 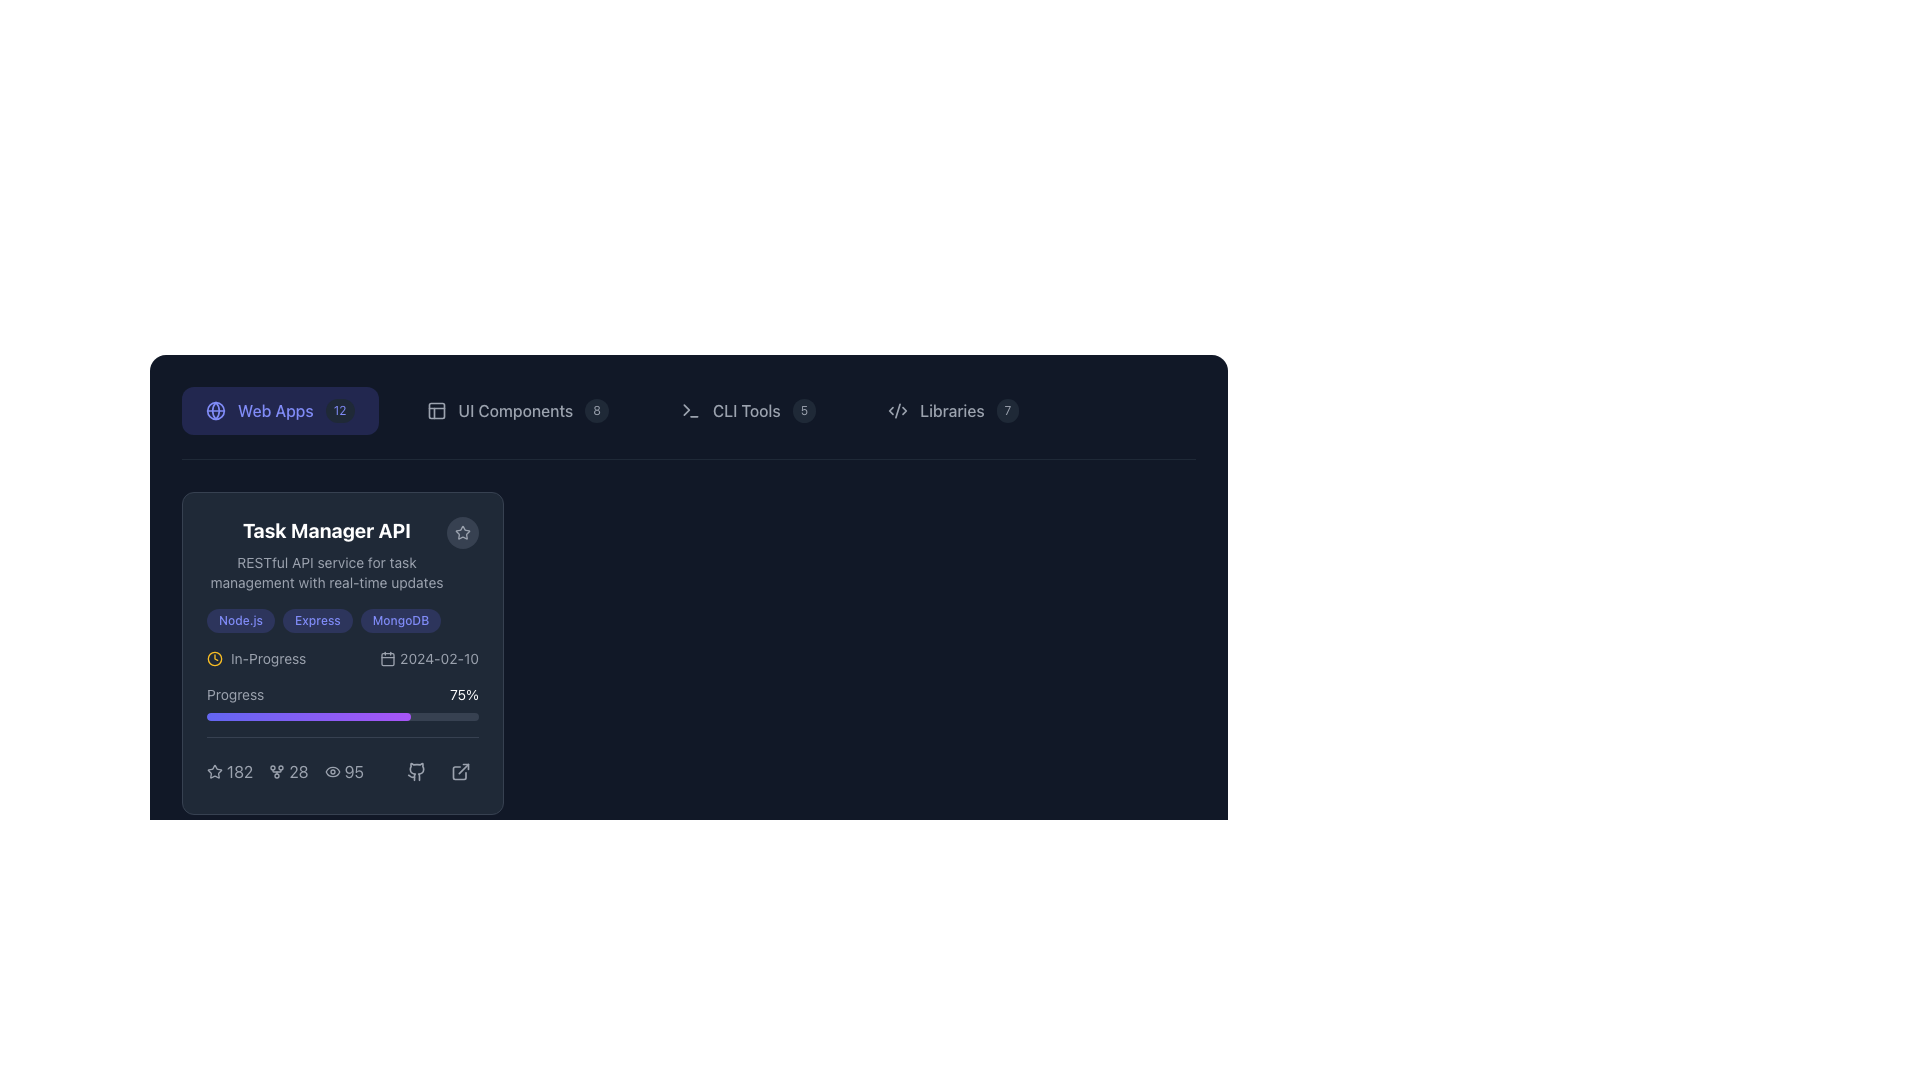 I want to click on the icon displaying the number of forks or branches associated with the task represented by the card, located as the second item in a horizontal row at the bottom of the task card, so click(x=284, y=770).